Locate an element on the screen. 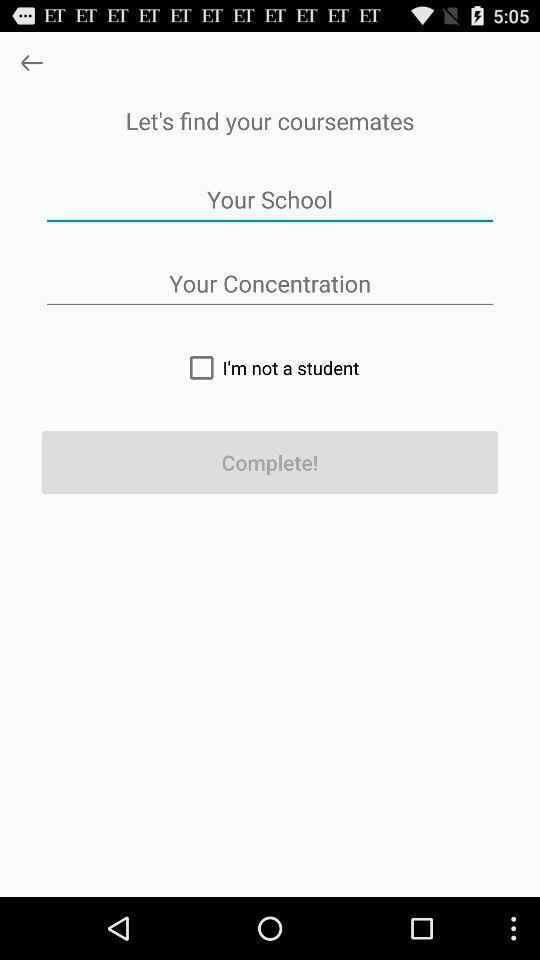 The height and width of the screenshot is (960, 540). type in college major is located at coordinates (270, 282).